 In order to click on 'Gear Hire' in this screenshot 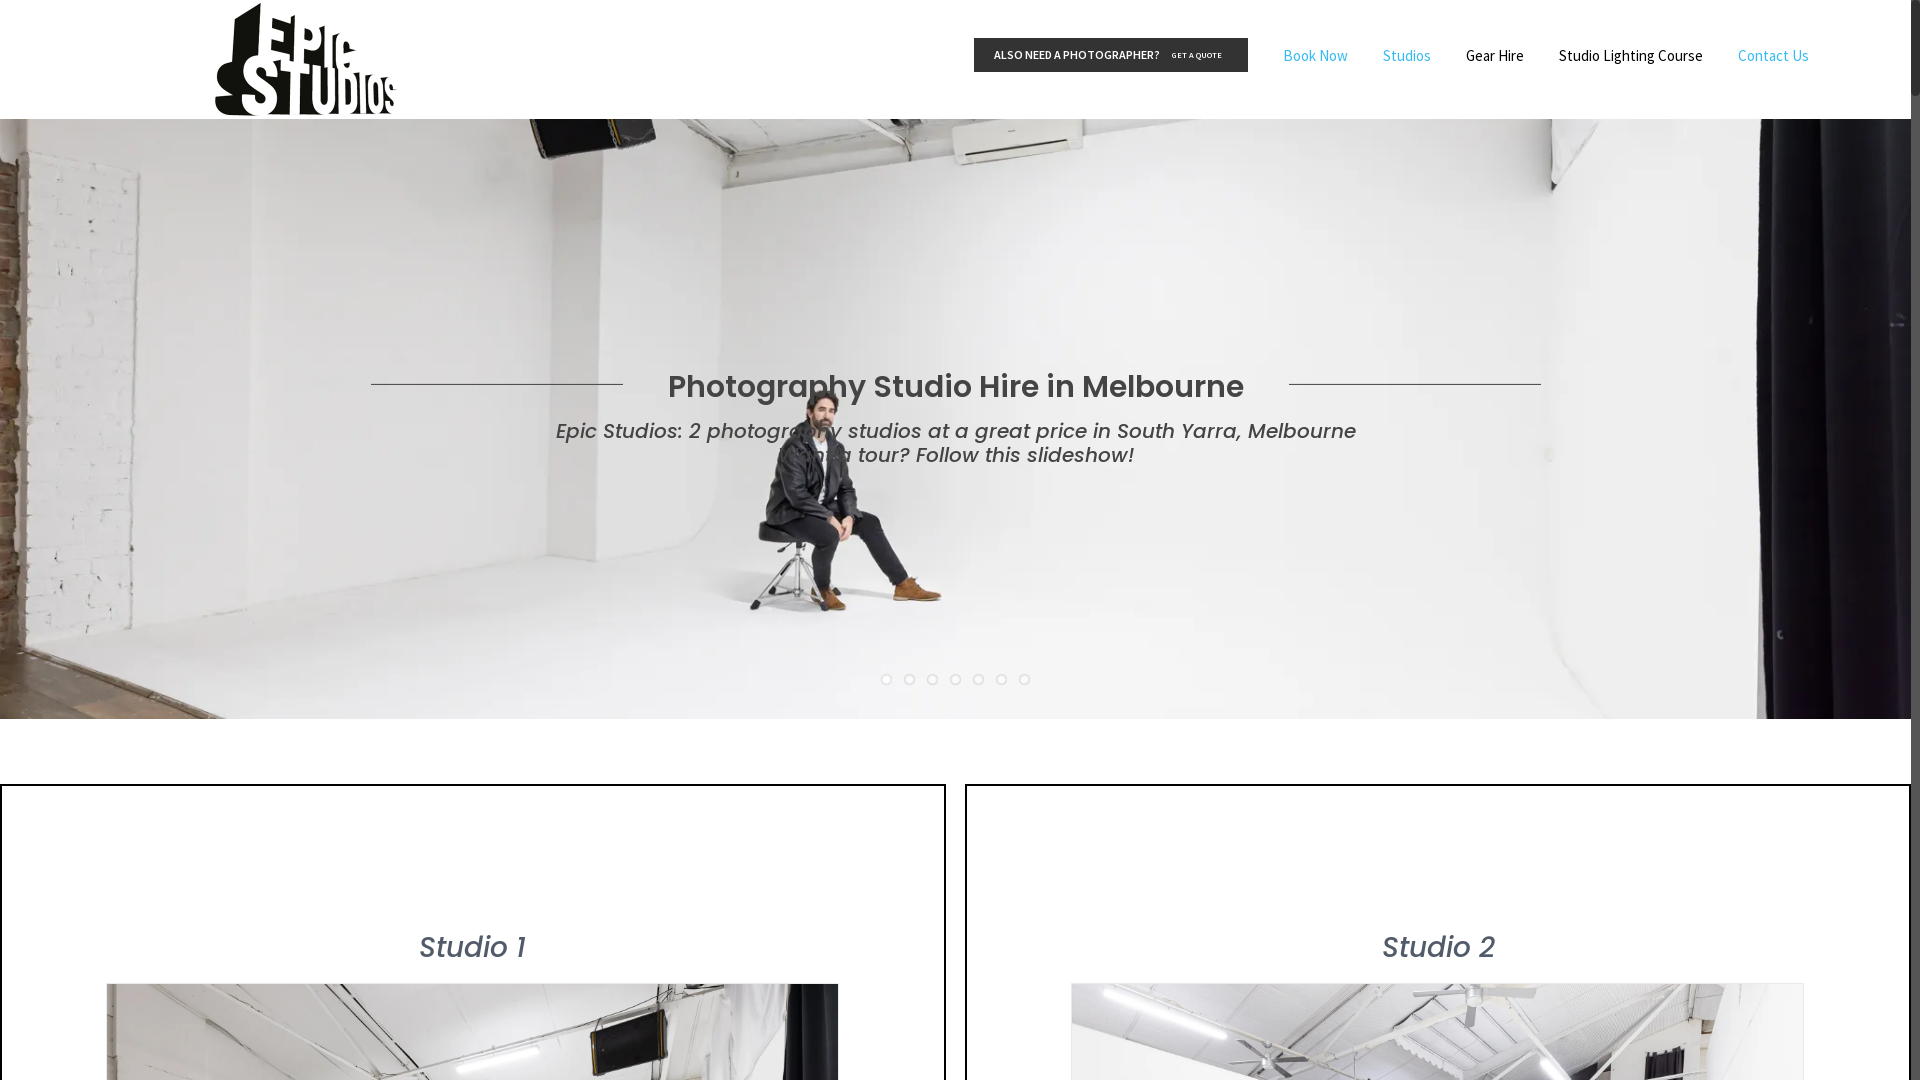, I will do `click(1494, 53)`.